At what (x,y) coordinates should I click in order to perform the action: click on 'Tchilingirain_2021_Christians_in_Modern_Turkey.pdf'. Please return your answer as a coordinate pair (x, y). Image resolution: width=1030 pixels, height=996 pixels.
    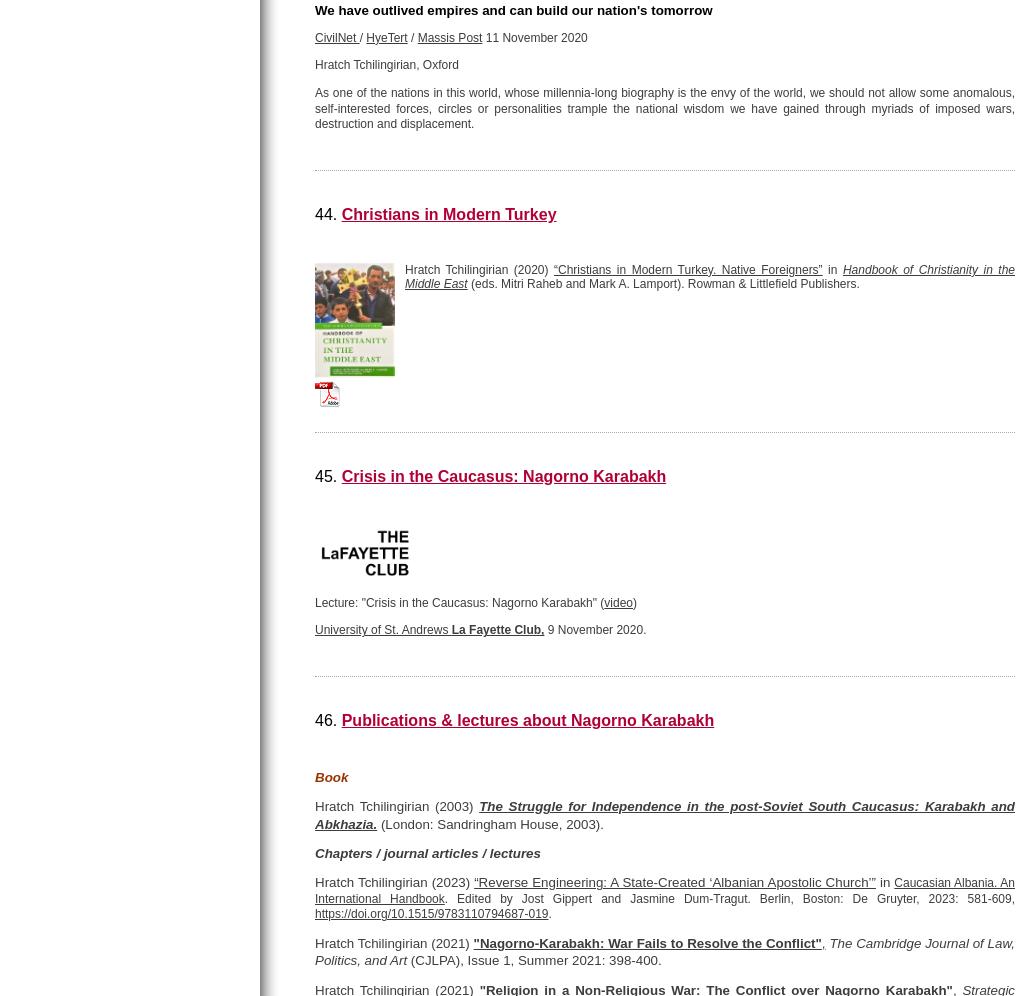
    Looking at the image, I should click on (479, 386).